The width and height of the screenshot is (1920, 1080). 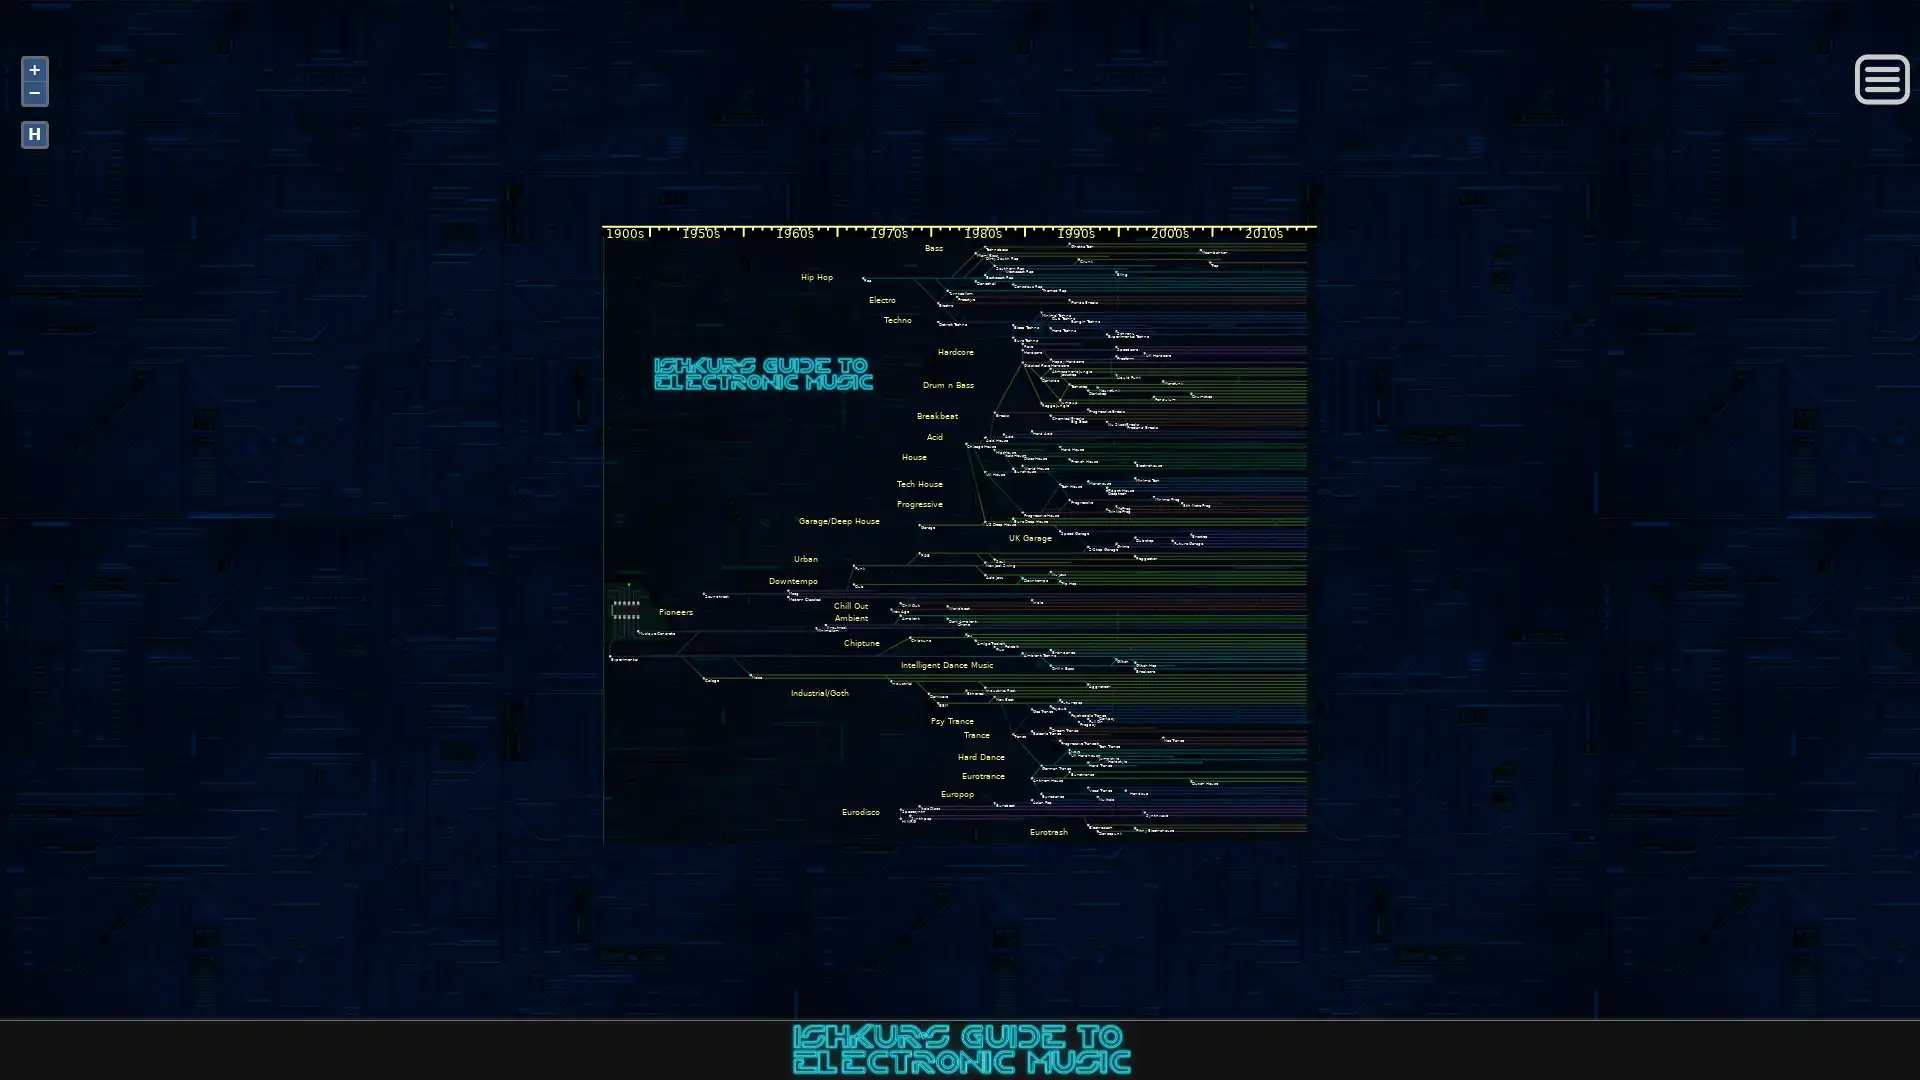 What do you see at coordinates (34, 68) in the screenshot?
I see `+` at bounding box center [34, 68].